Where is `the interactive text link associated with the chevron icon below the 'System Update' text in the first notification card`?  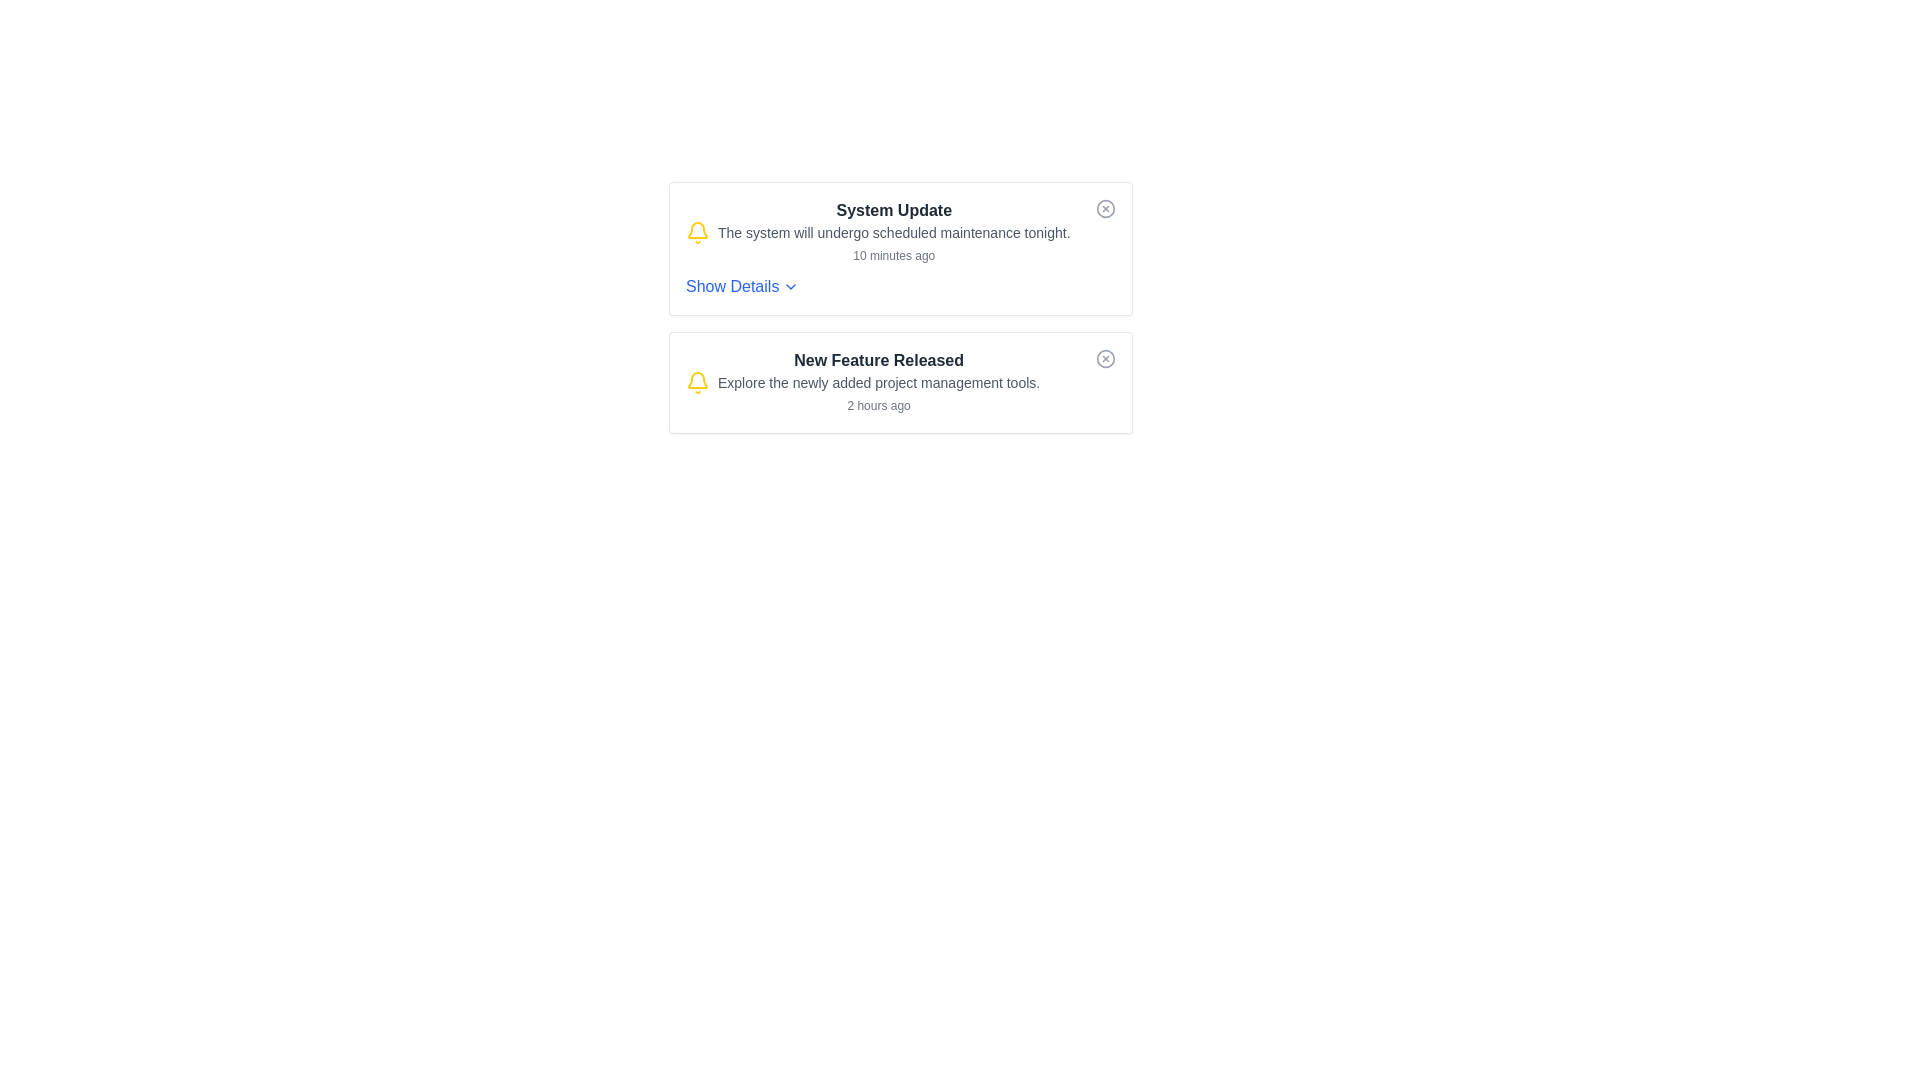 the interactive text link associated with the chevron icon below the 'System Update' text in the first notification card is located at coordinates (741, 286).